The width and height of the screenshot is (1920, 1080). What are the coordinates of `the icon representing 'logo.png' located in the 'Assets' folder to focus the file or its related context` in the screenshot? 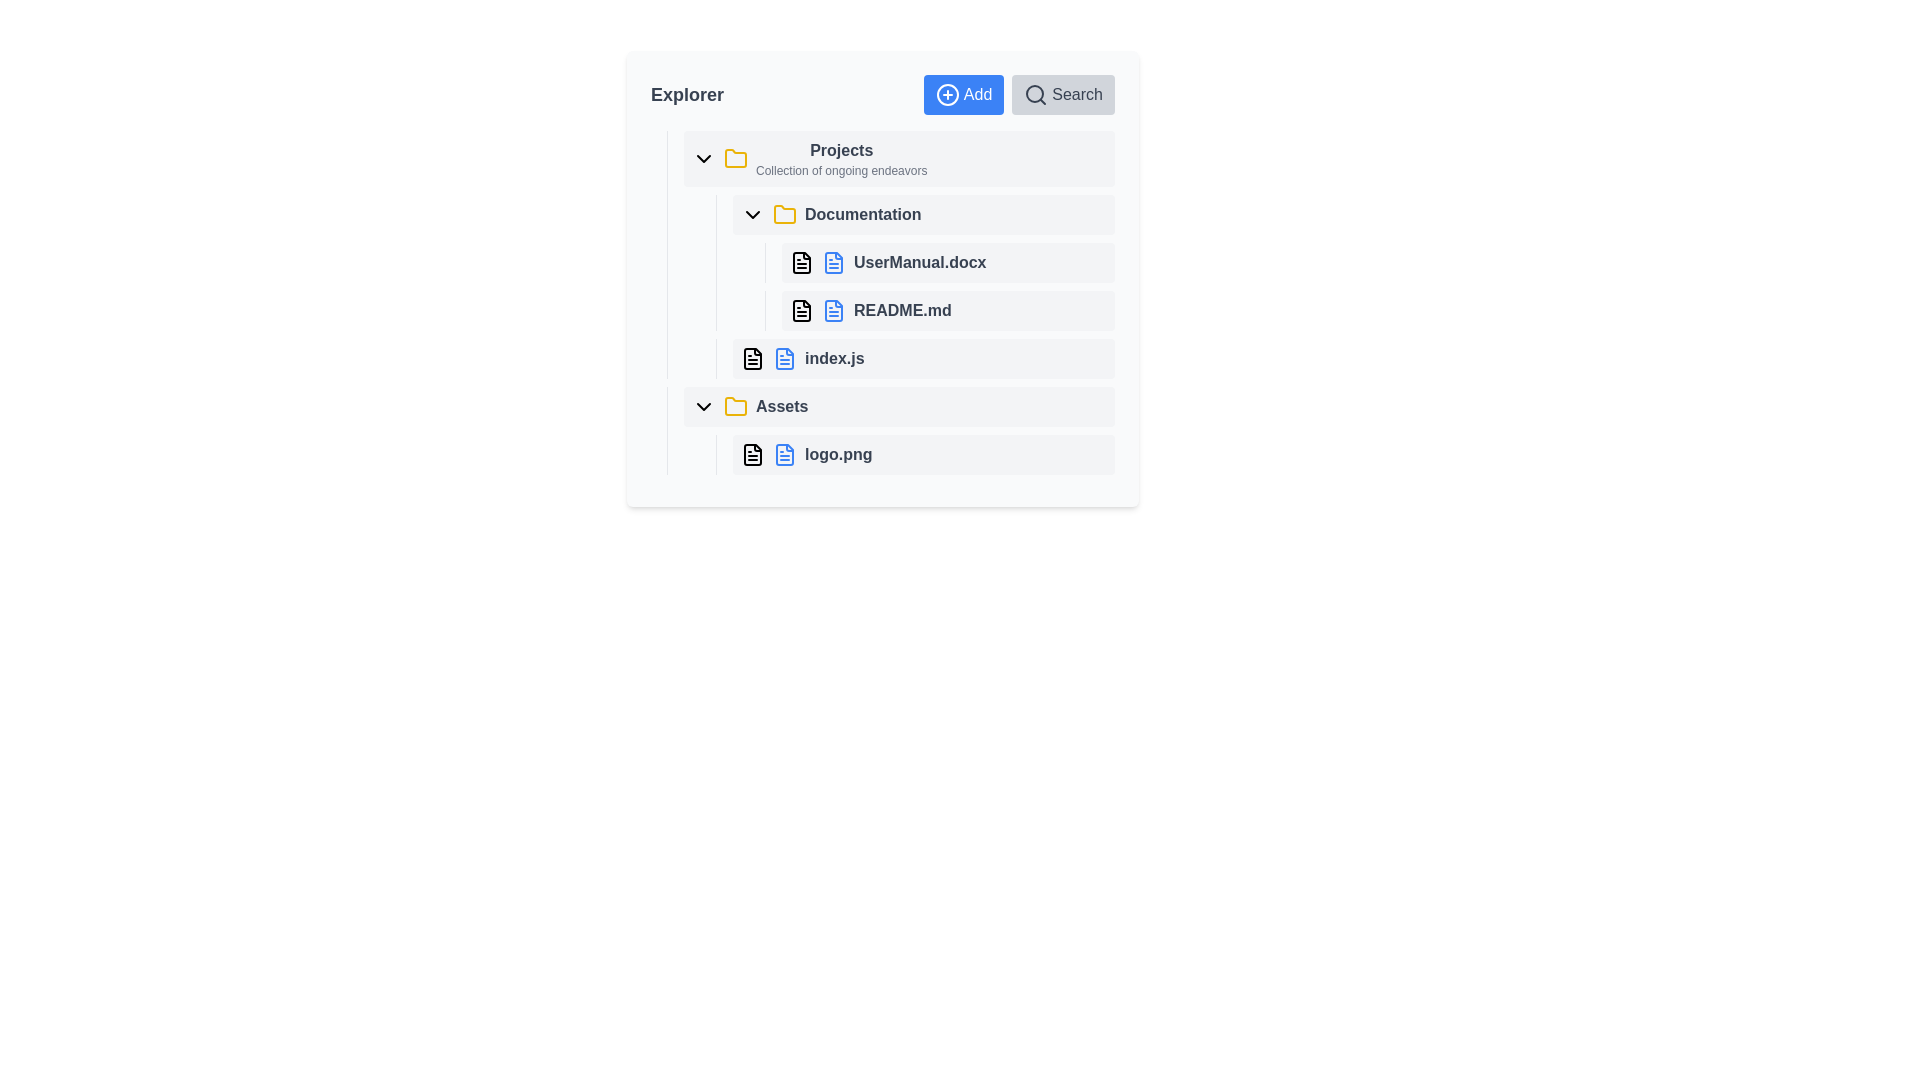 It's located at (752, 455).